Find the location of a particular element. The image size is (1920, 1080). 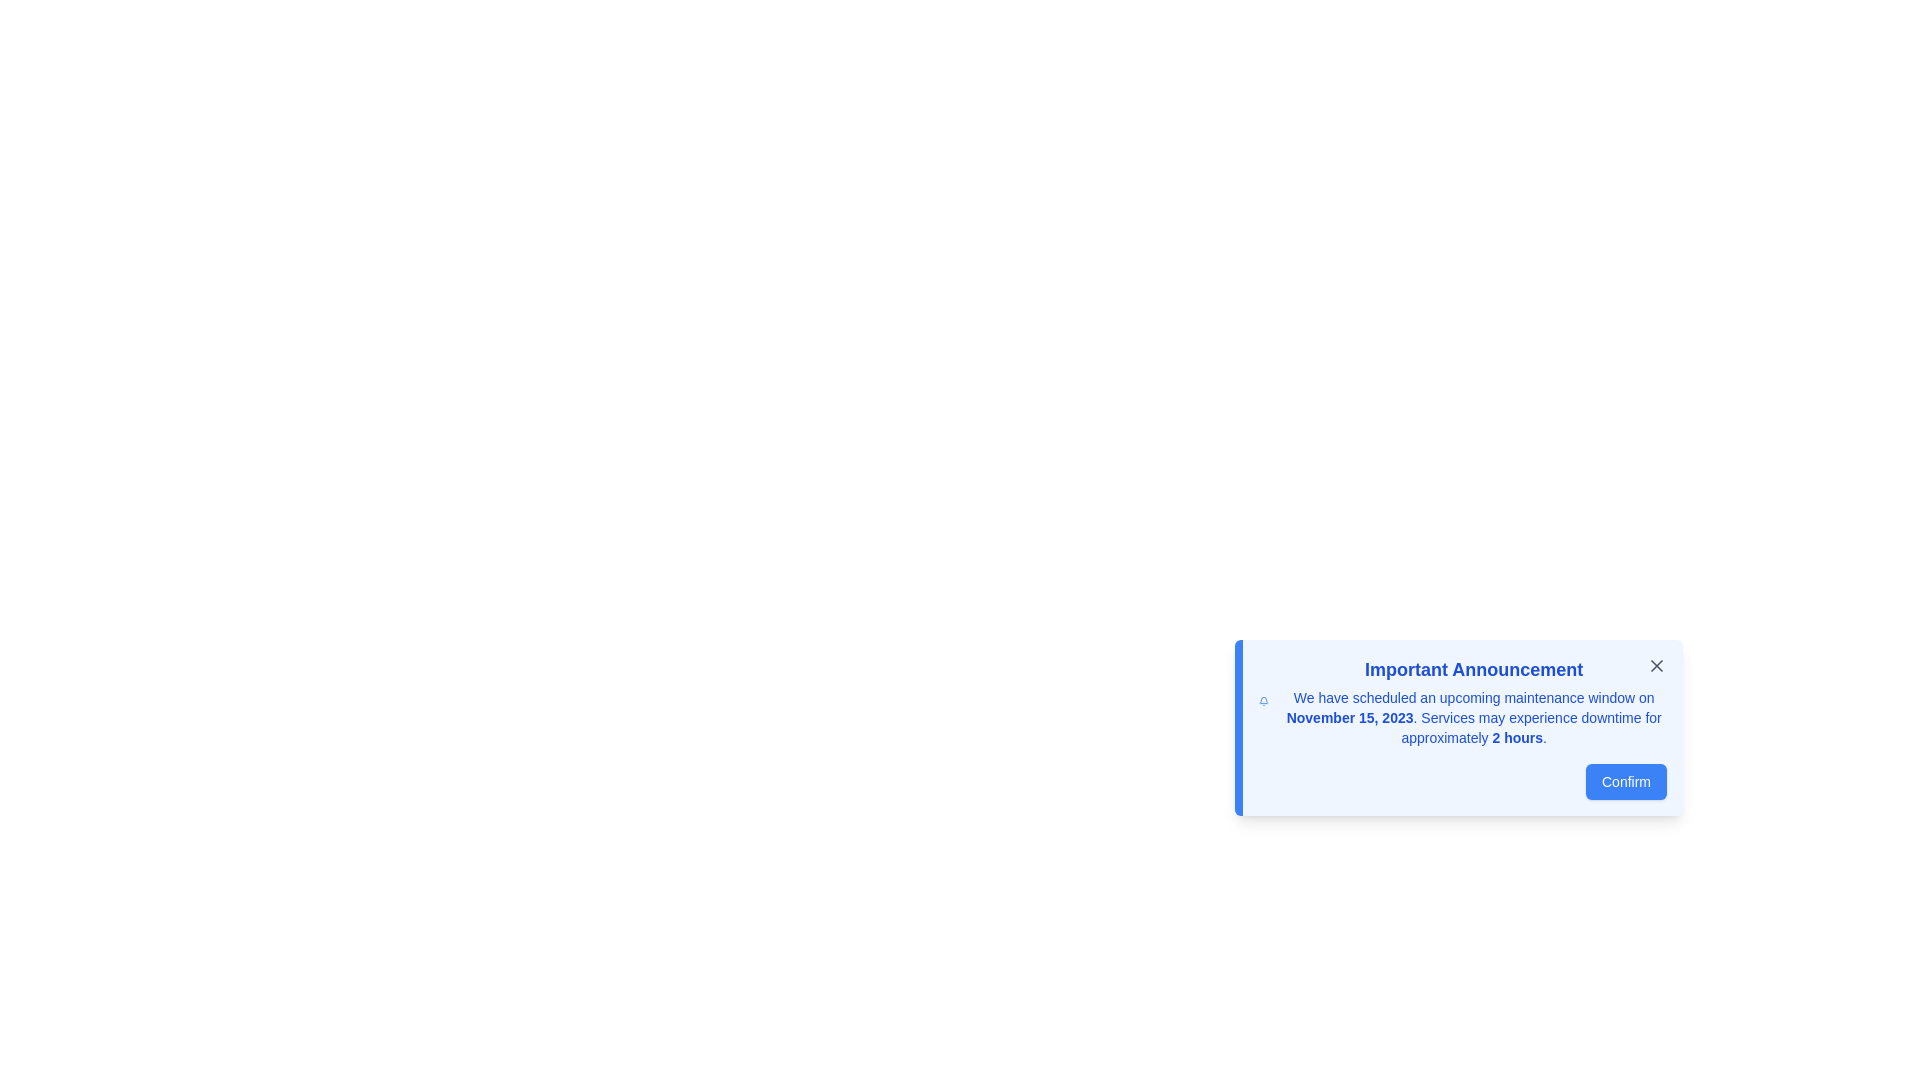

the static text displaying '2 hours' in bold blue color, located at the lower right portion of the announcement card indicating the duration of the maintenance window is located at coordinates (1517, 737).